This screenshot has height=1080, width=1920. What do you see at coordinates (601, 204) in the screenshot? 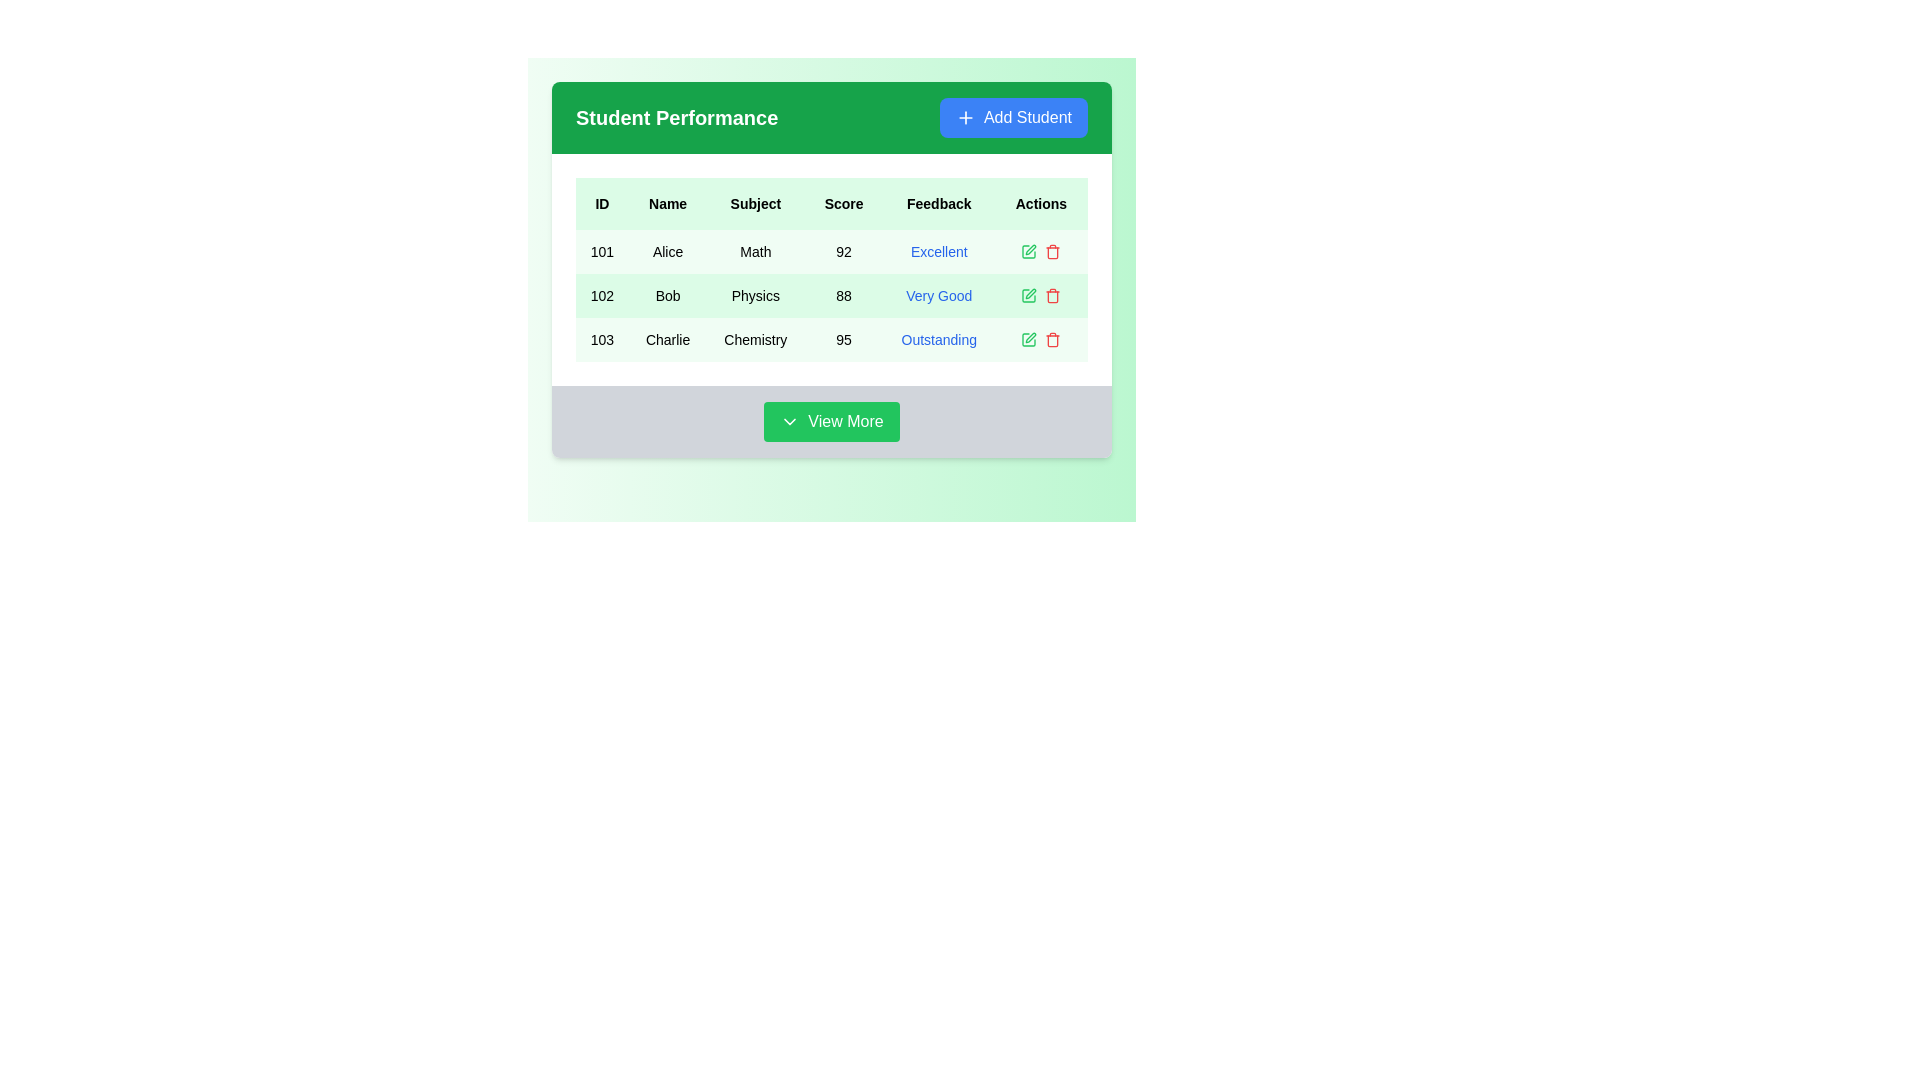
I see `the 'ID' column header in the table, which is the first item in the header row and located at the top-left of the table` at bounding box center [601, 204].